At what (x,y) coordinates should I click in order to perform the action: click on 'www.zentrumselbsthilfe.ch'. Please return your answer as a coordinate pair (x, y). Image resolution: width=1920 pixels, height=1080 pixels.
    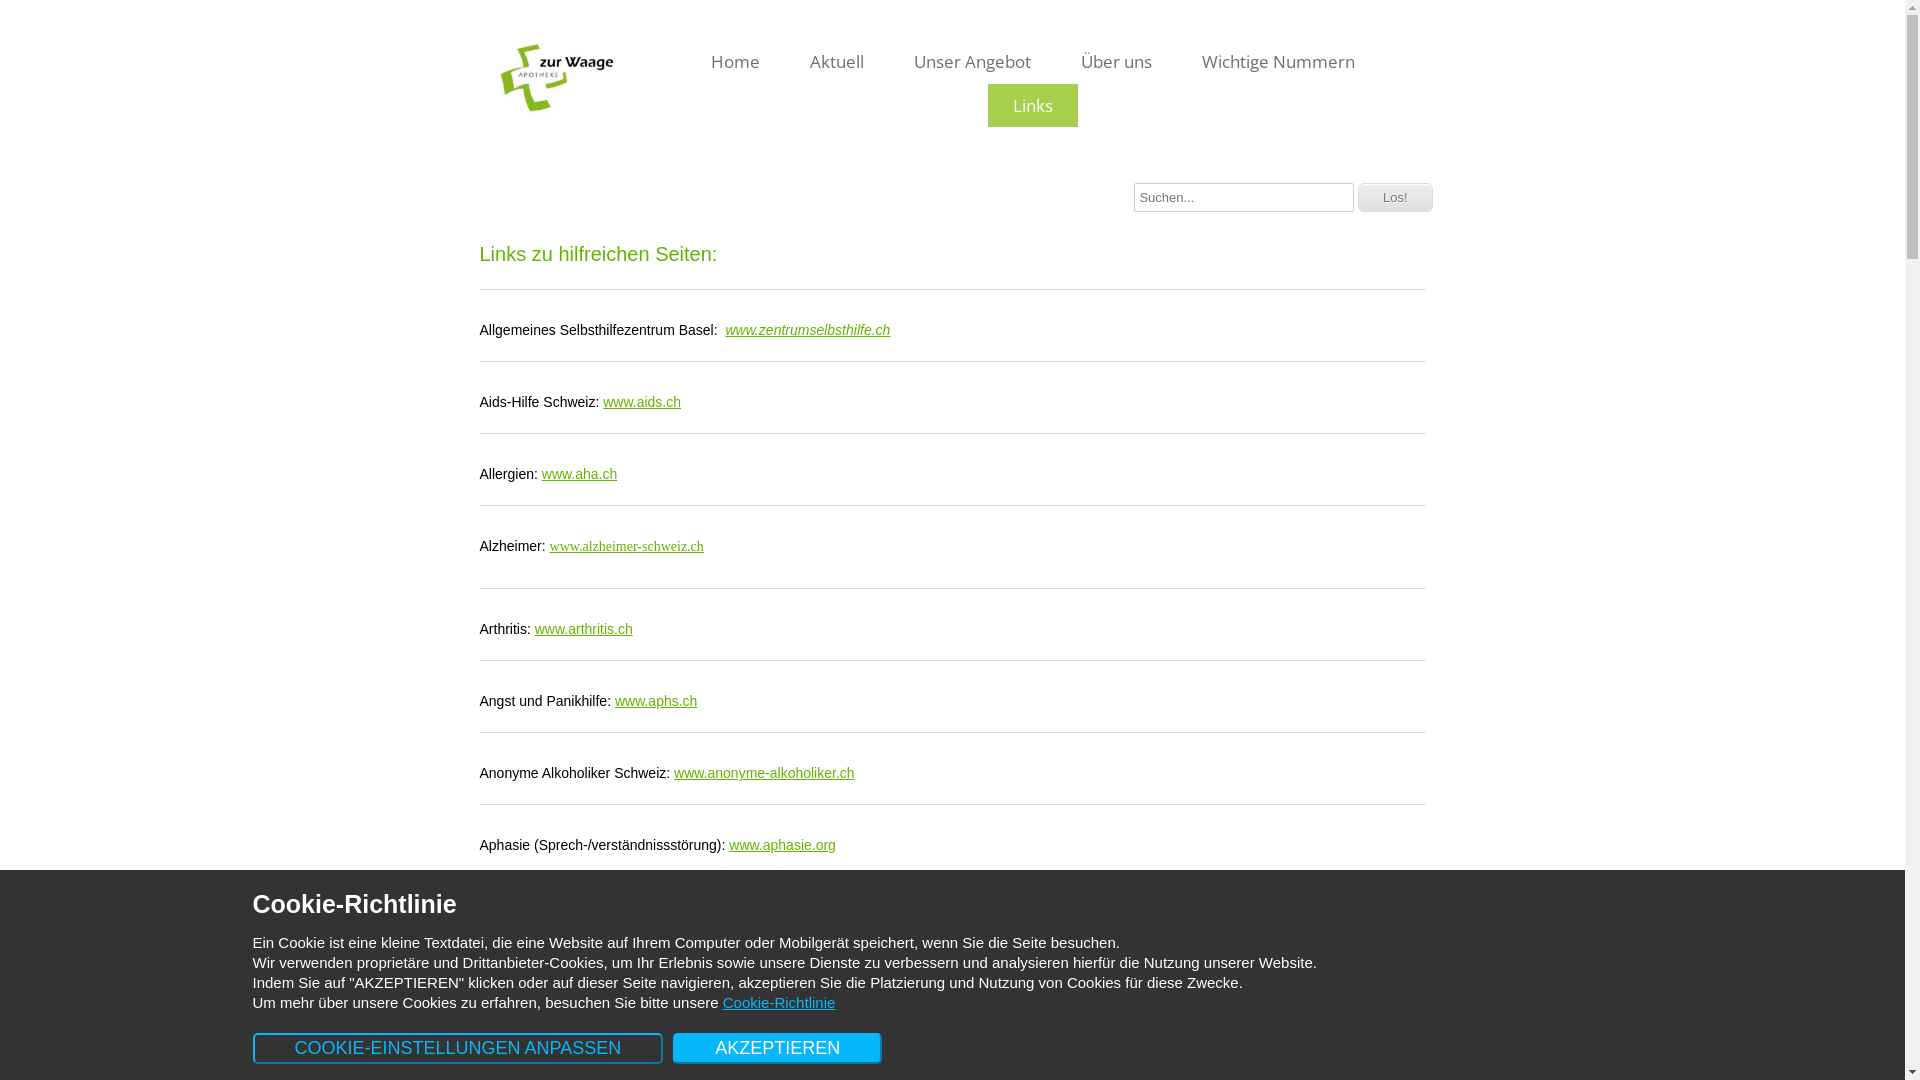
    Looking at the image, I should click on (807, 329).